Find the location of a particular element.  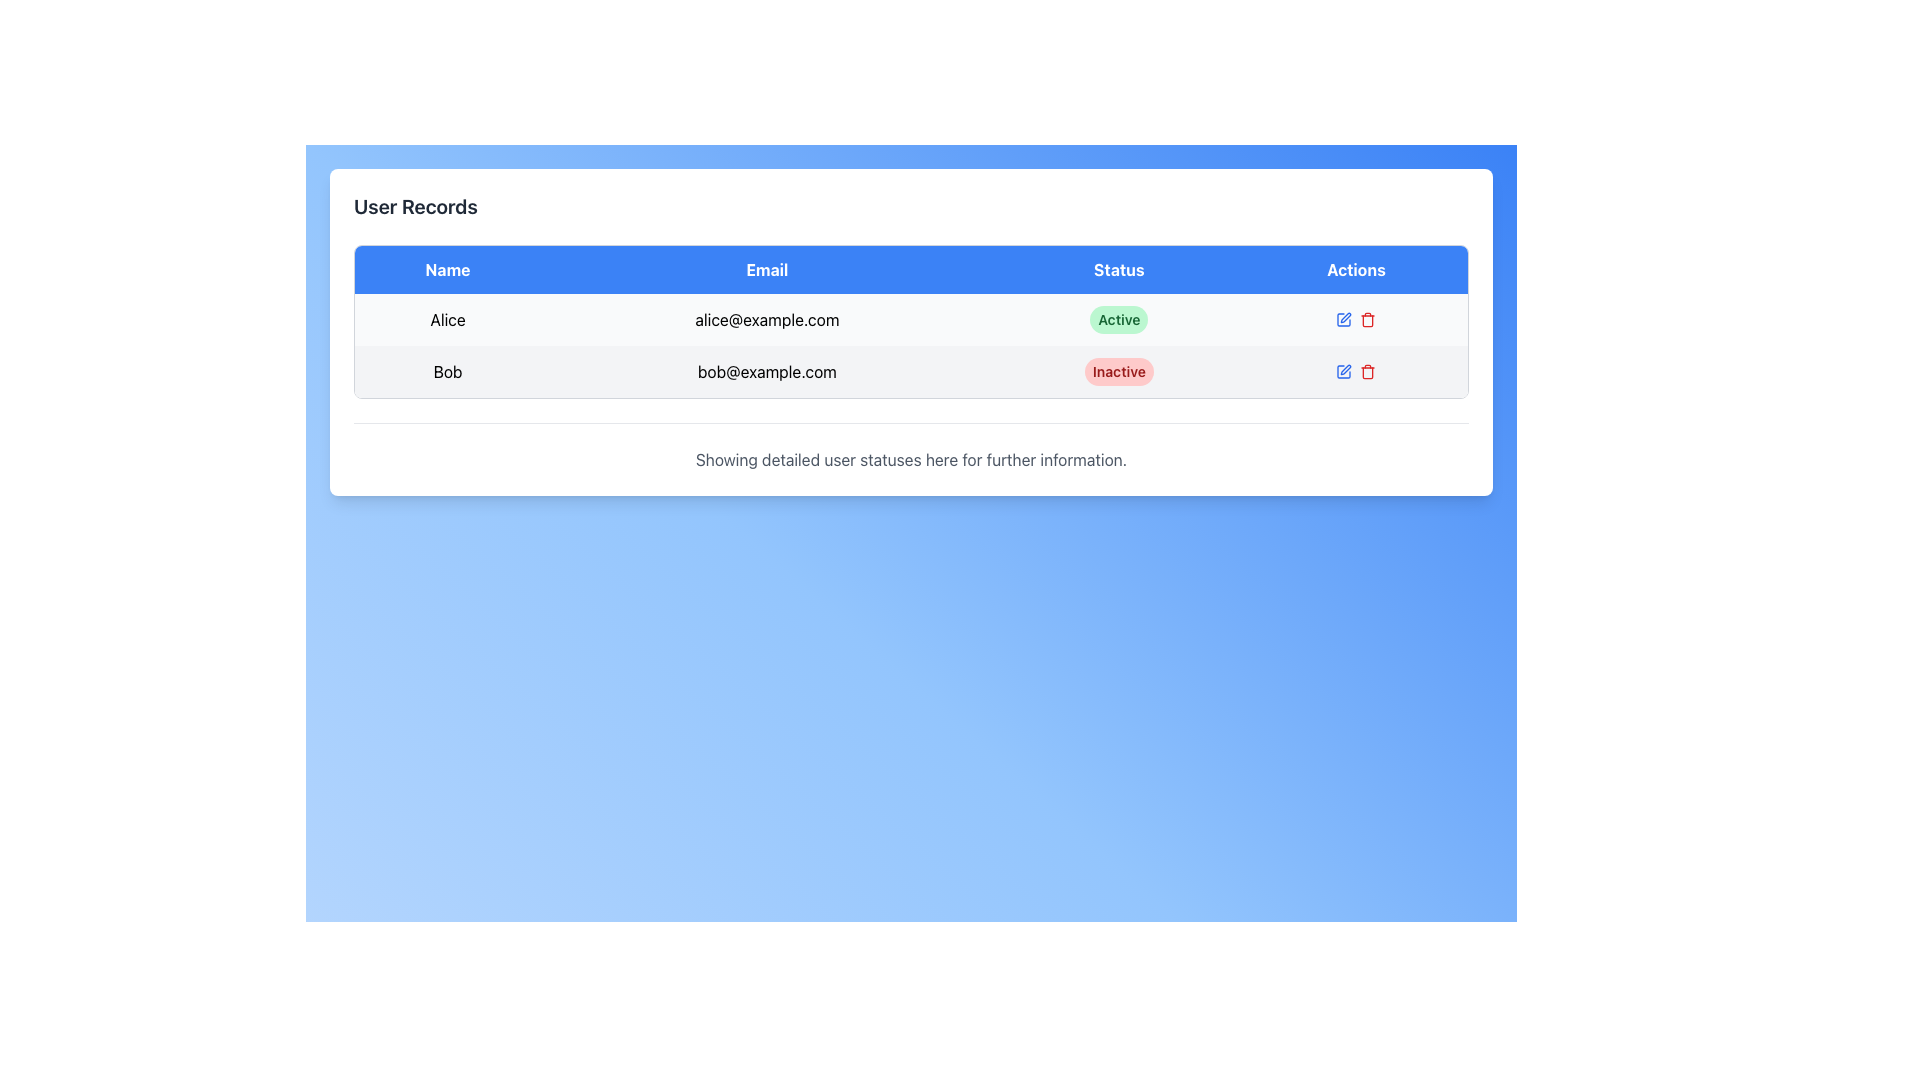

the Status indicator badge for user 'Alice' in the third column of the first row of the table is located at coordinates (1118, 319).